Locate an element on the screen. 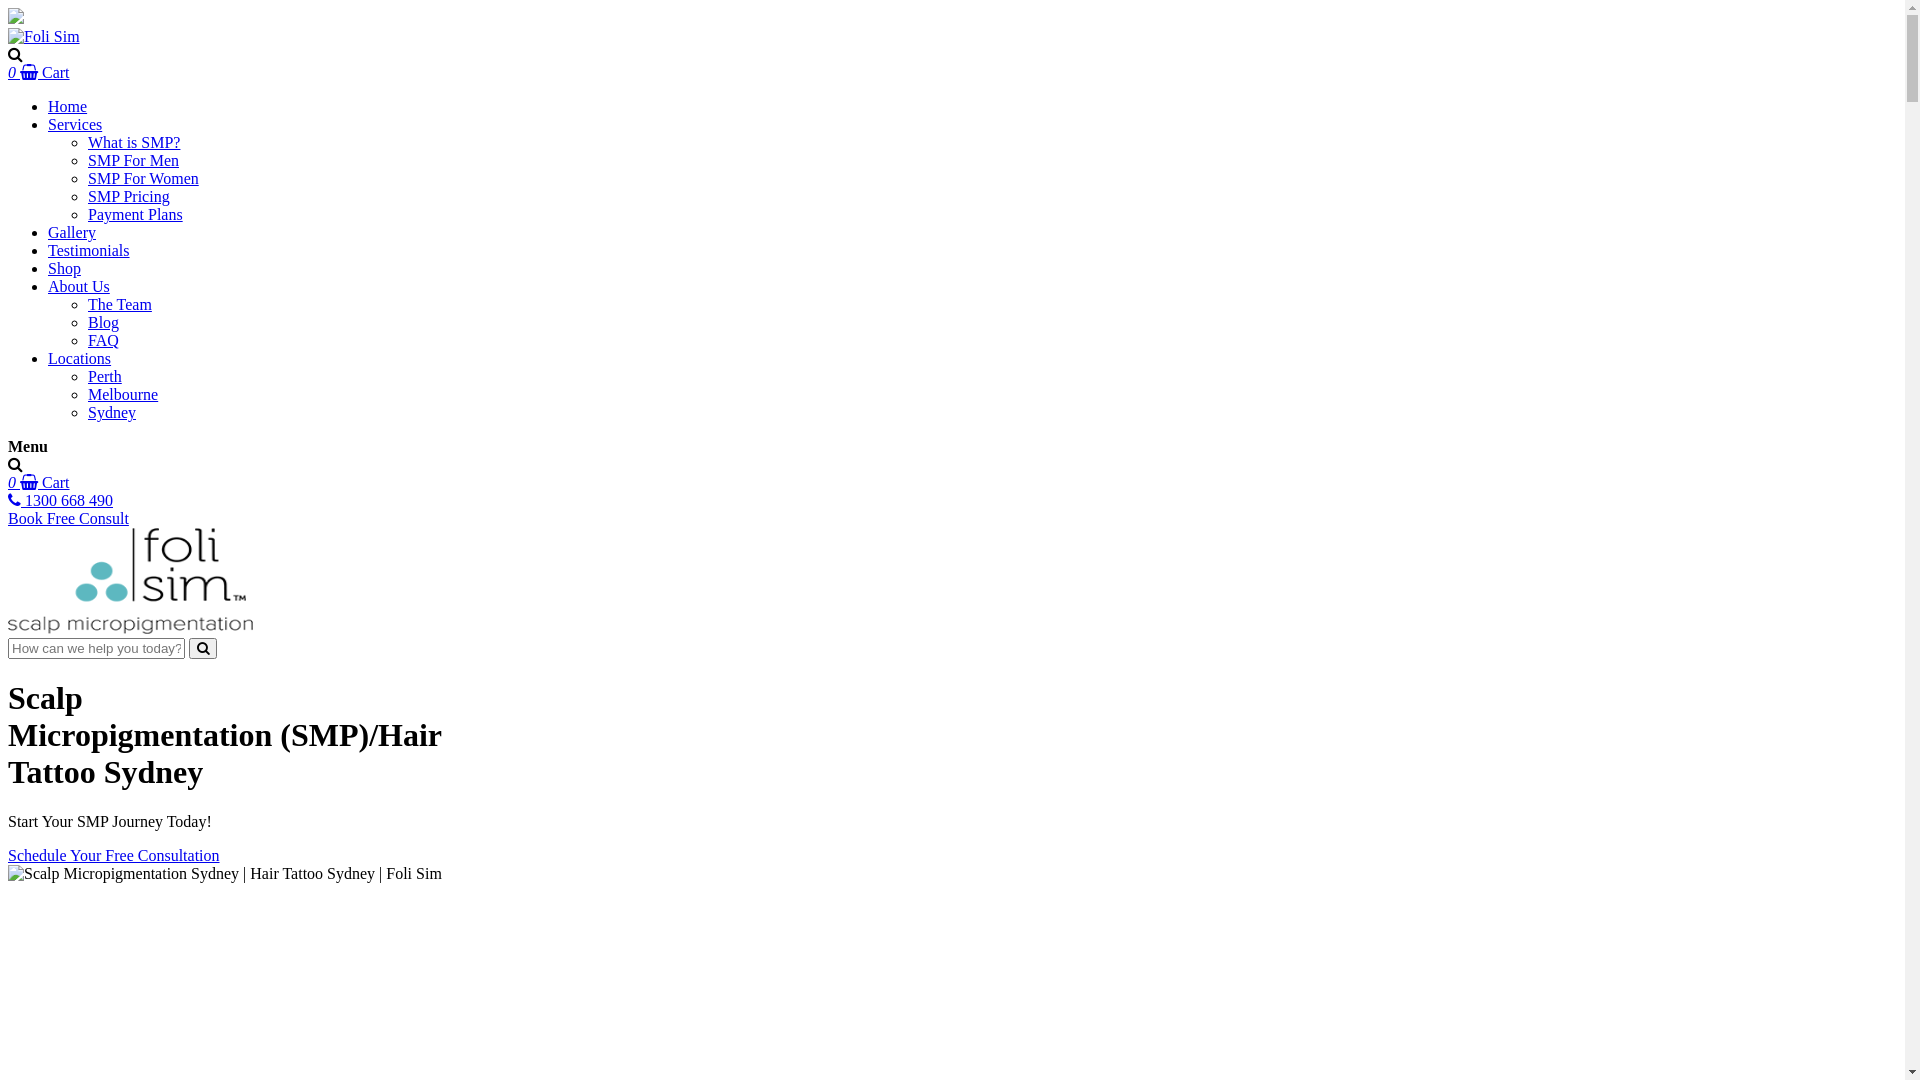 Image resolution: width=1920 pixels, height=1080 pixels. '1300 668 490' is located at coordinates (60, 499).